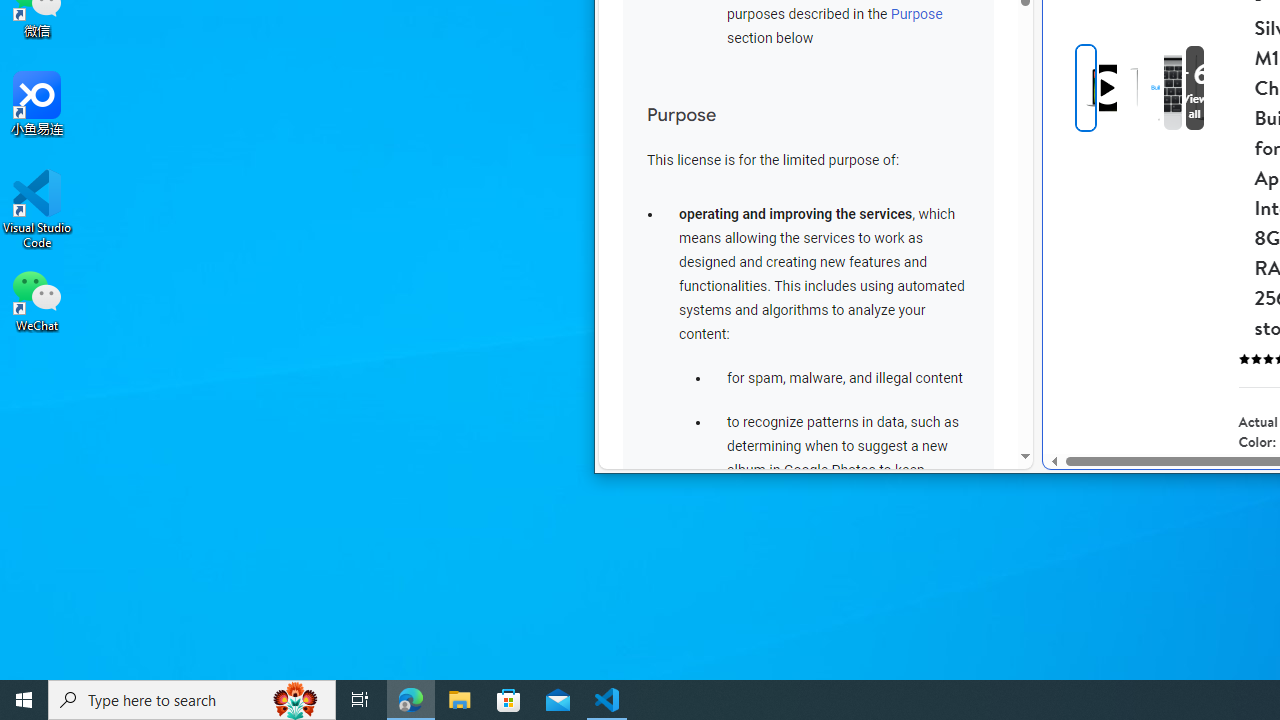 Image resolution: width=1280 pixels, height=720 pixels. I want to click on 'WeChat', so click(37, 299).